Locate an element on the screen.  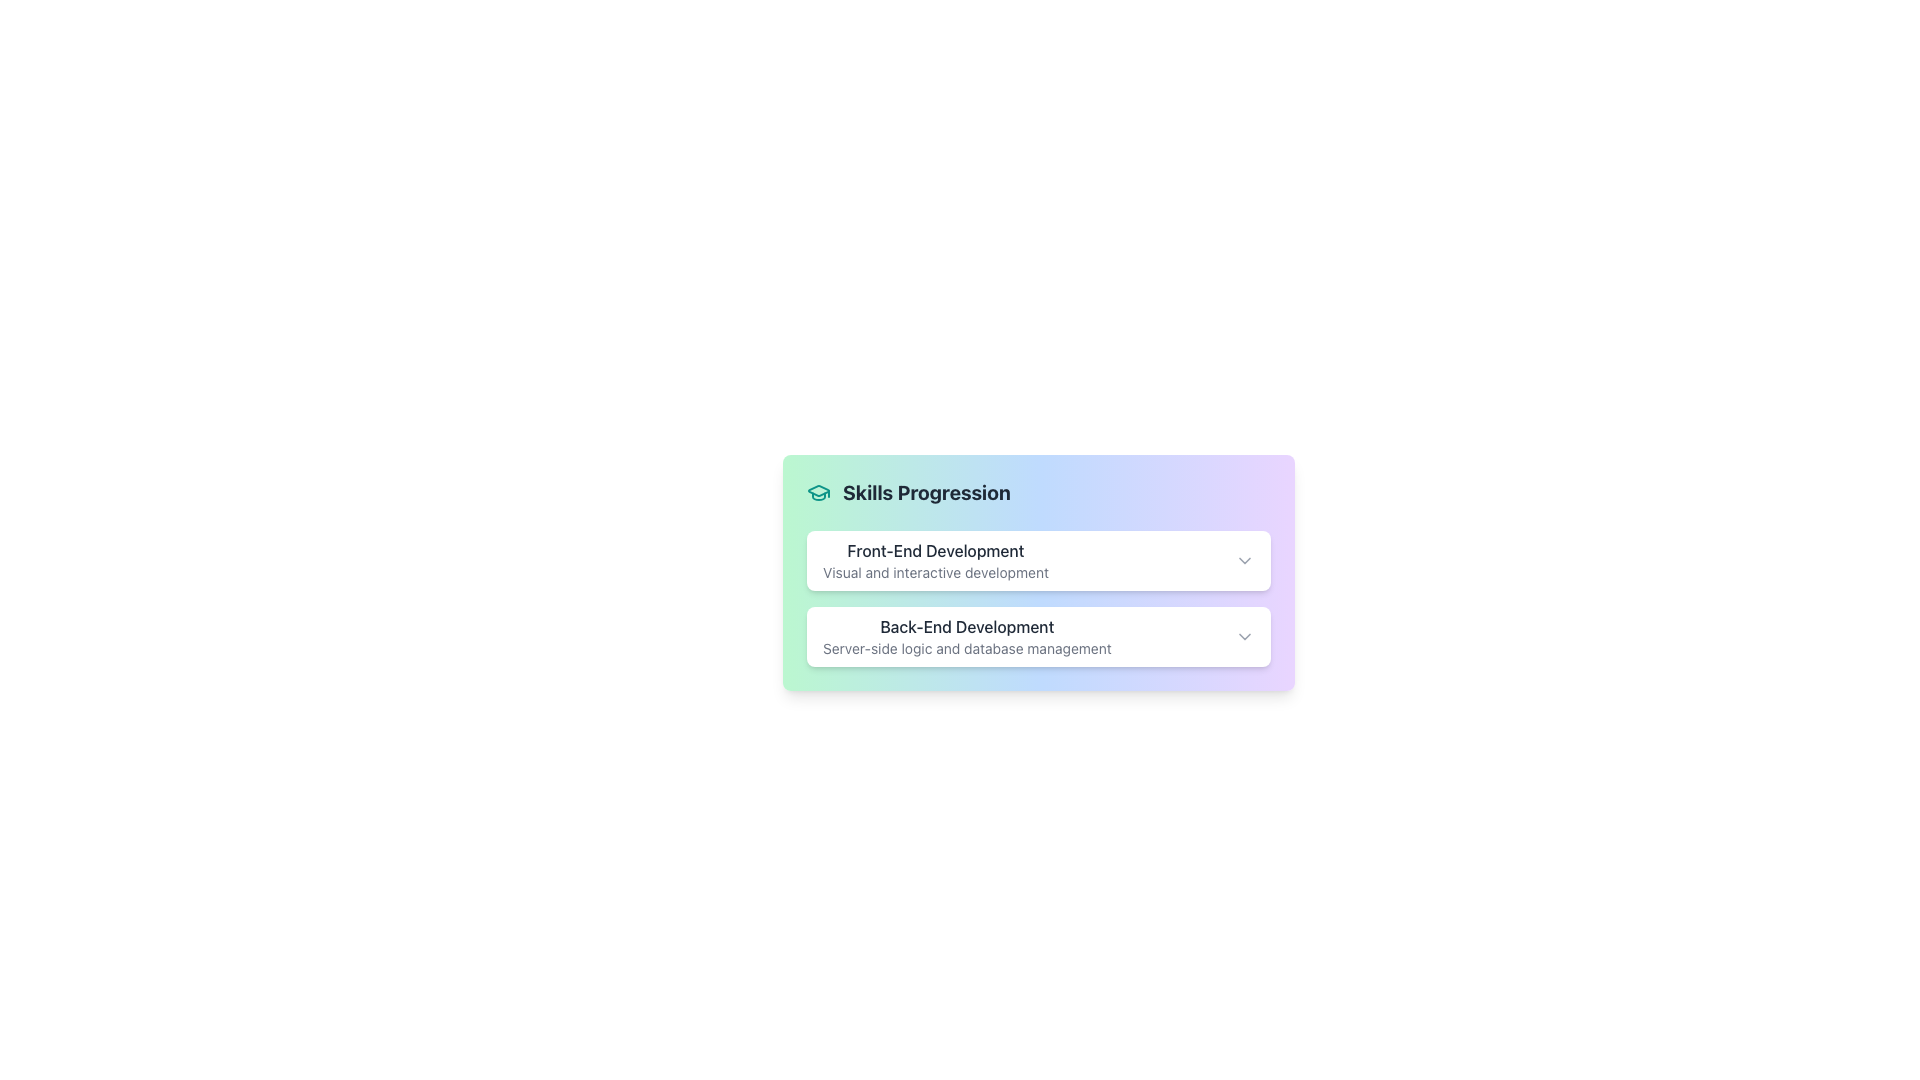
text from the header or title Text Block that serves as an overview for the skills progression content, located to the right of a graduation cap icon is located at coordinates (925, 493).